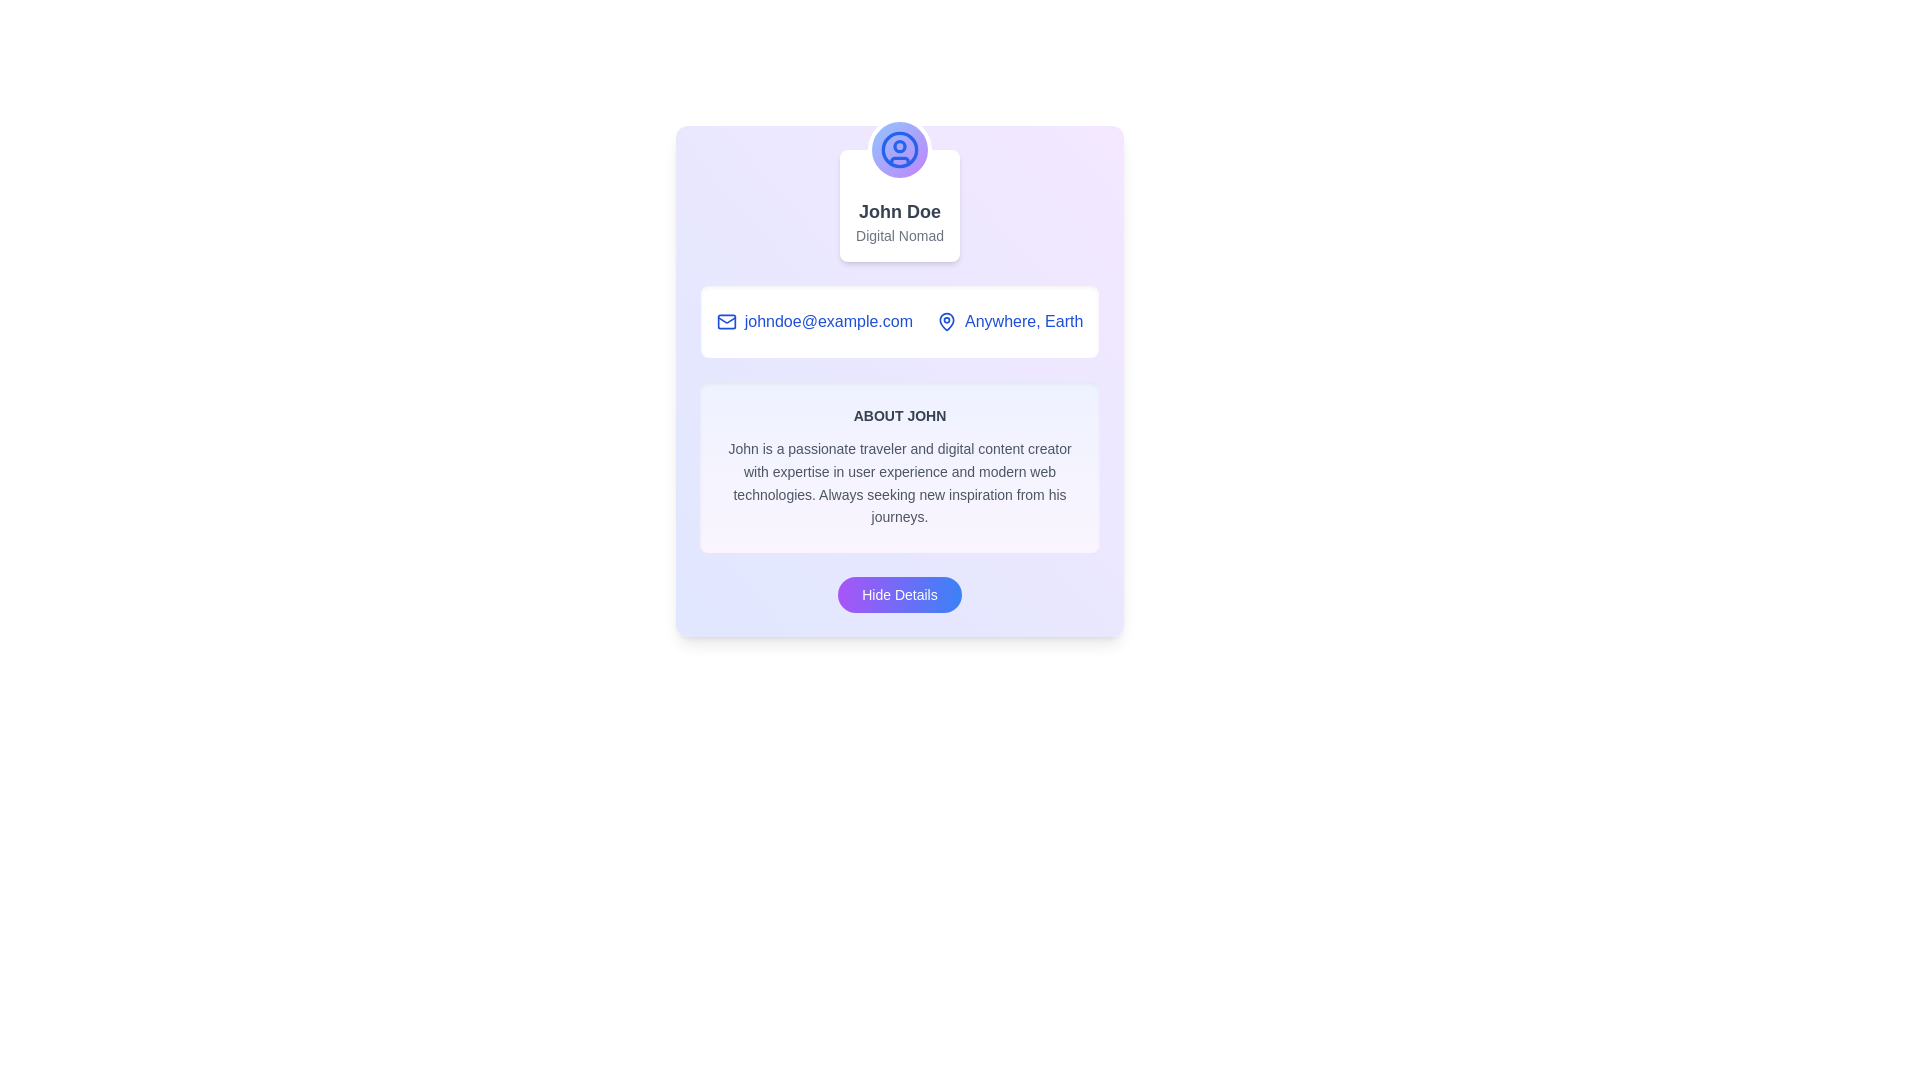 This screenshot has width=1920, height=1080. I want to click on the circular user avatar icon with a gradient background and white outline, located at the top part of the card layout, so click(899, 149).